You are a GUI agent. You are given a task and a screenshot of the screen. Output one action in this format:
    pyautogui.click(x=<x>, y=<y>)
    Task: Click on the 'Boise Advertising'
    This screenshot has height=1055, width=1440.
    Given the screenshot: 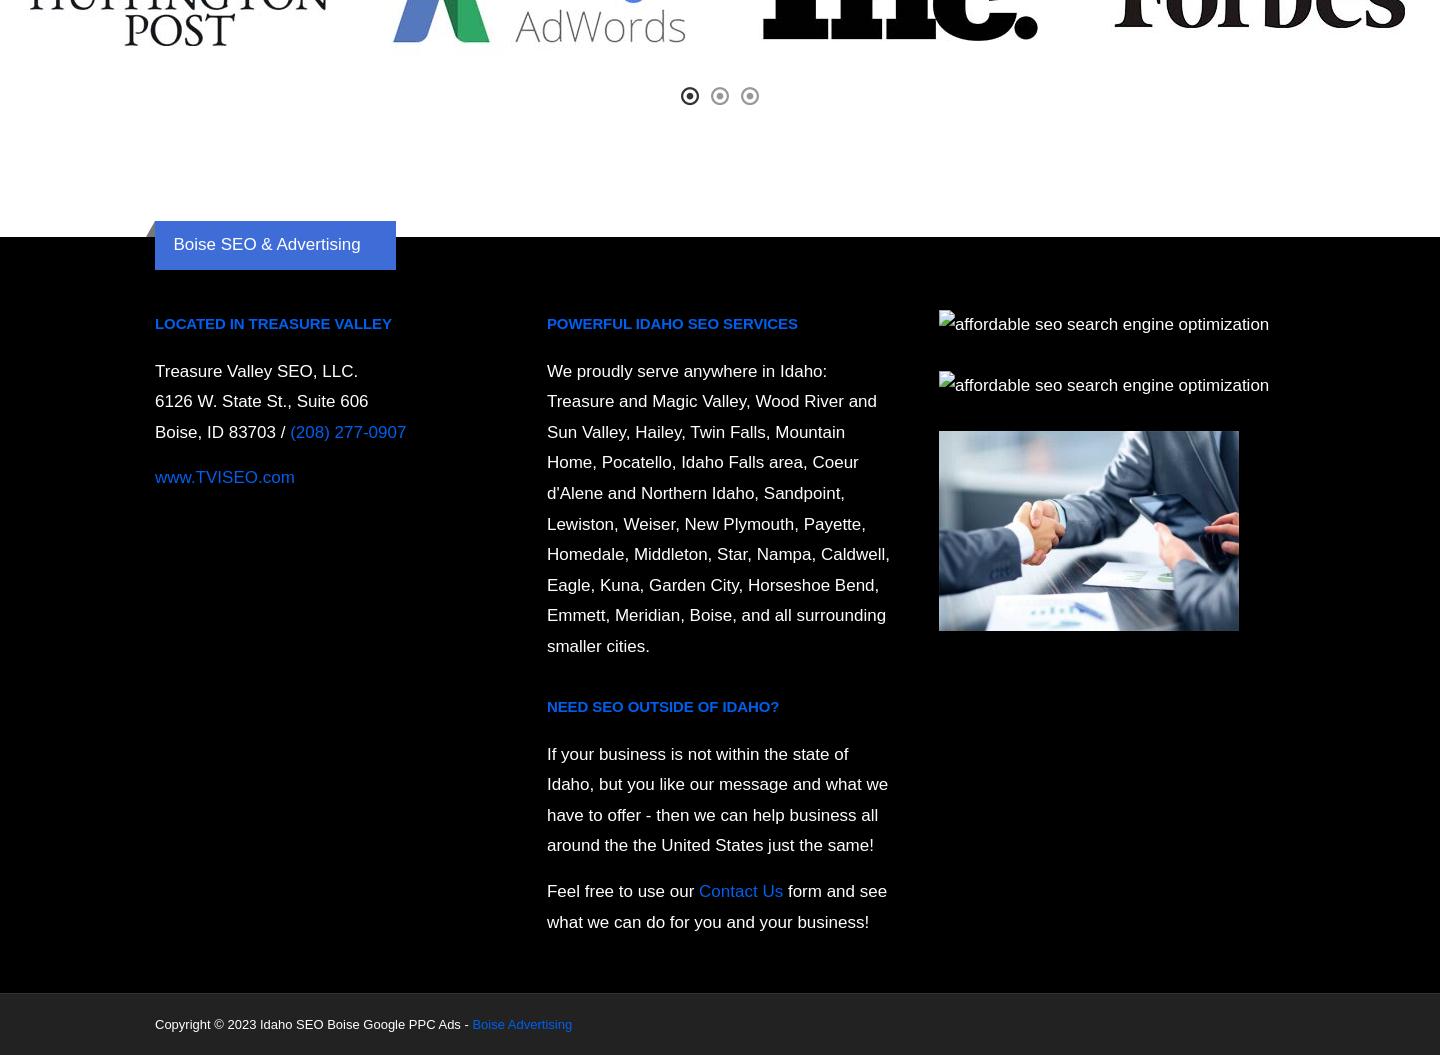 What is the action you would take?
    pyautogui.click(x=472, y=1023)
    